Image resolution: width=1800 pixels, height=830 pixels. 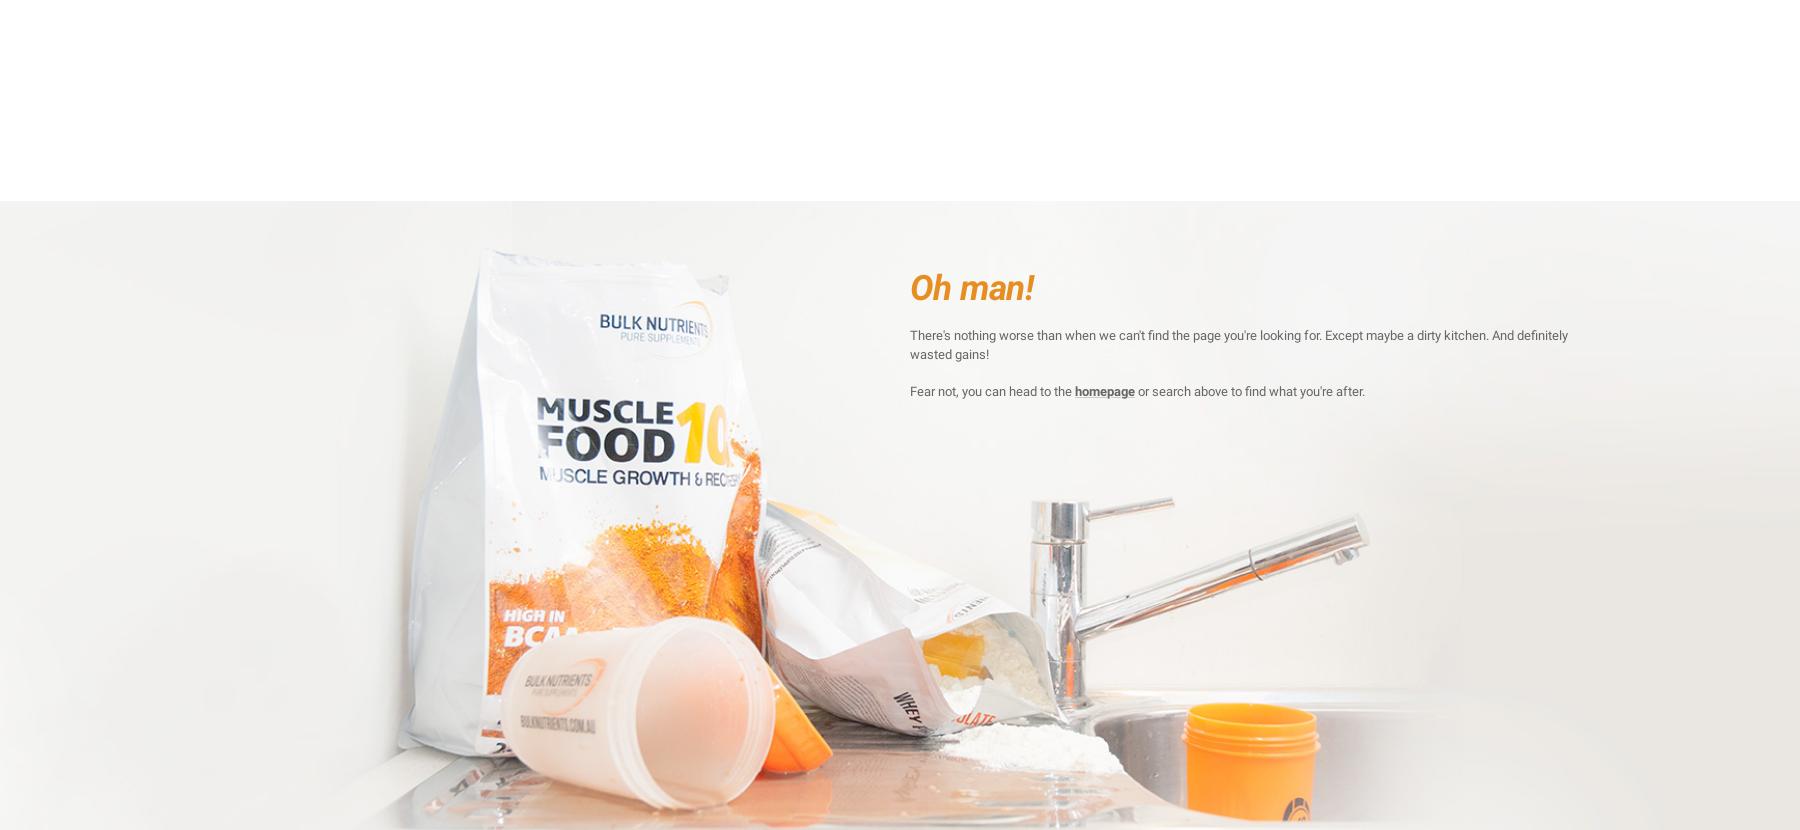 What do you see at coordinates (421, 183) in the screenshot?
I see `'Shop by:'` at bounding box center [421, 183].